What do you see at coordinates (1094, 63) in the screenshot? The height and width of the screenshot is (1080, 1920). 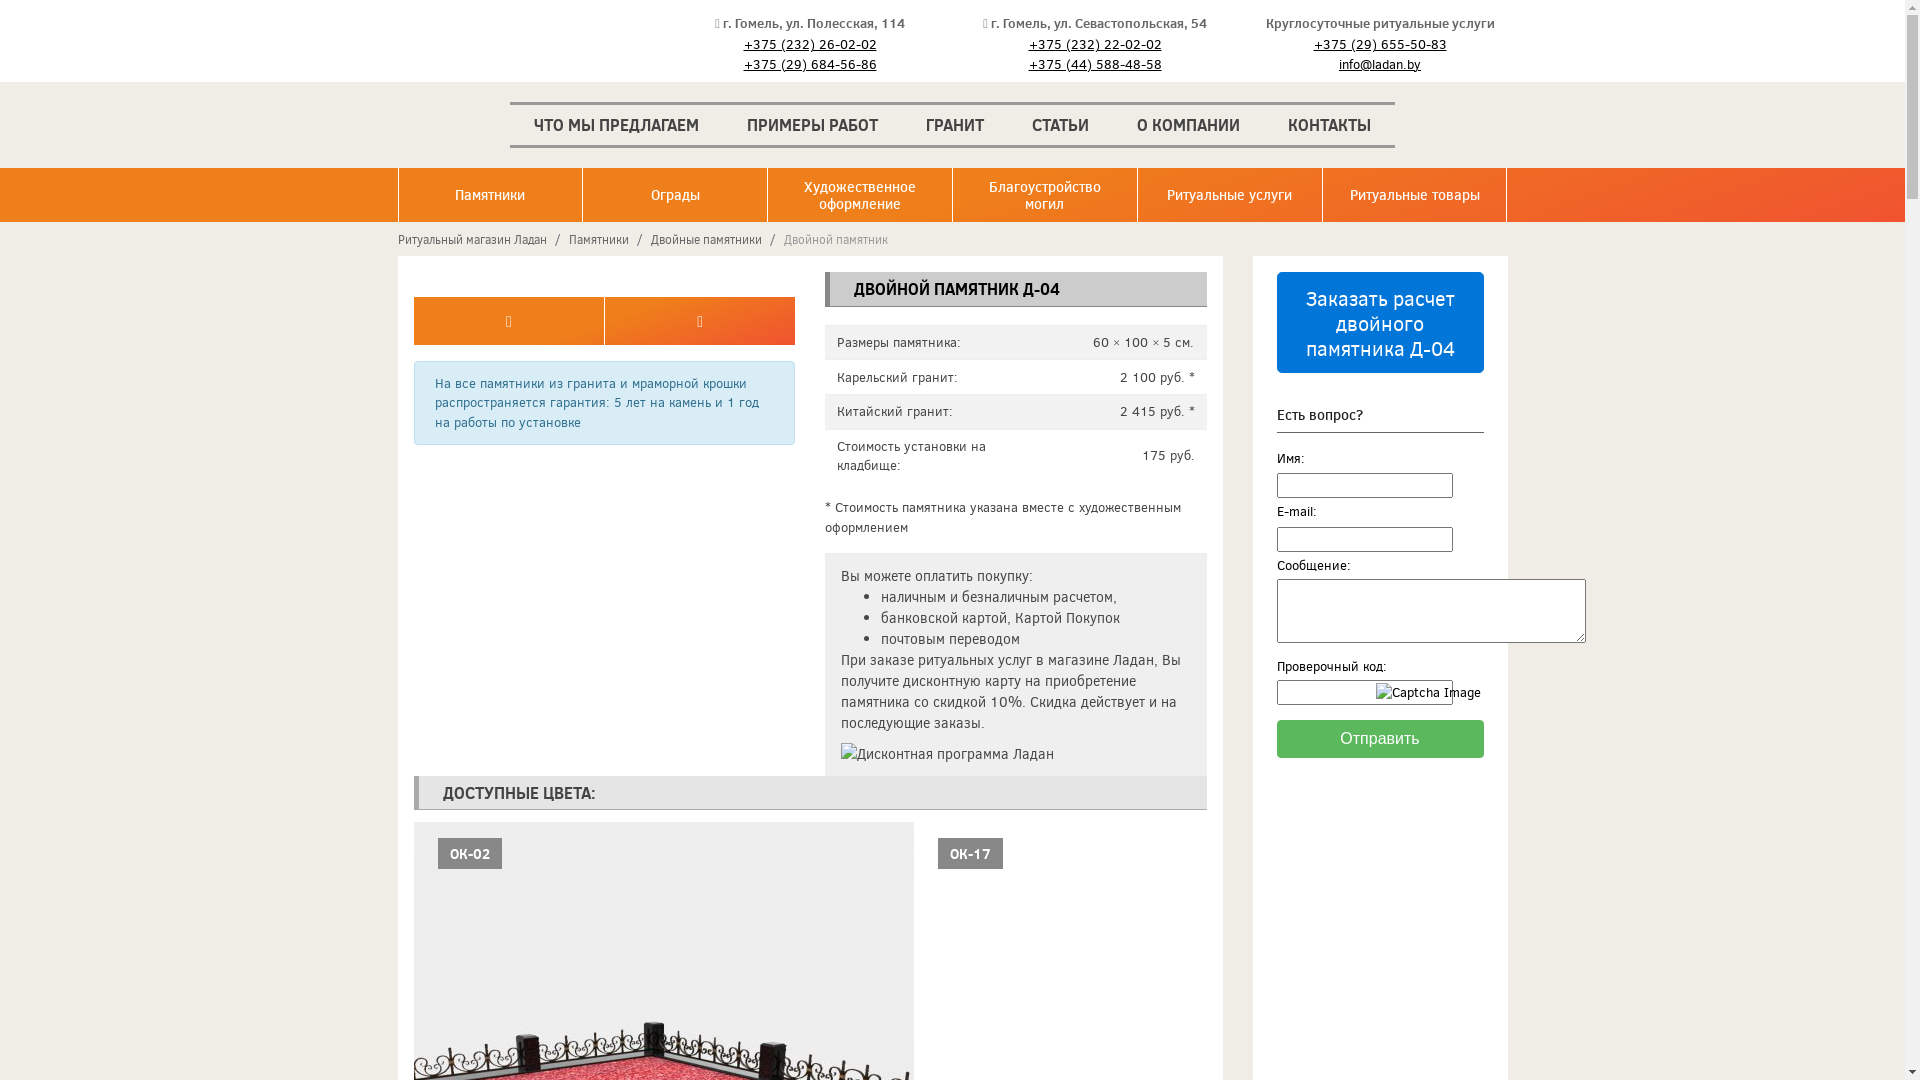 I see `'+375 (44) 588-48-58'` at bounding box center [1094, 63].